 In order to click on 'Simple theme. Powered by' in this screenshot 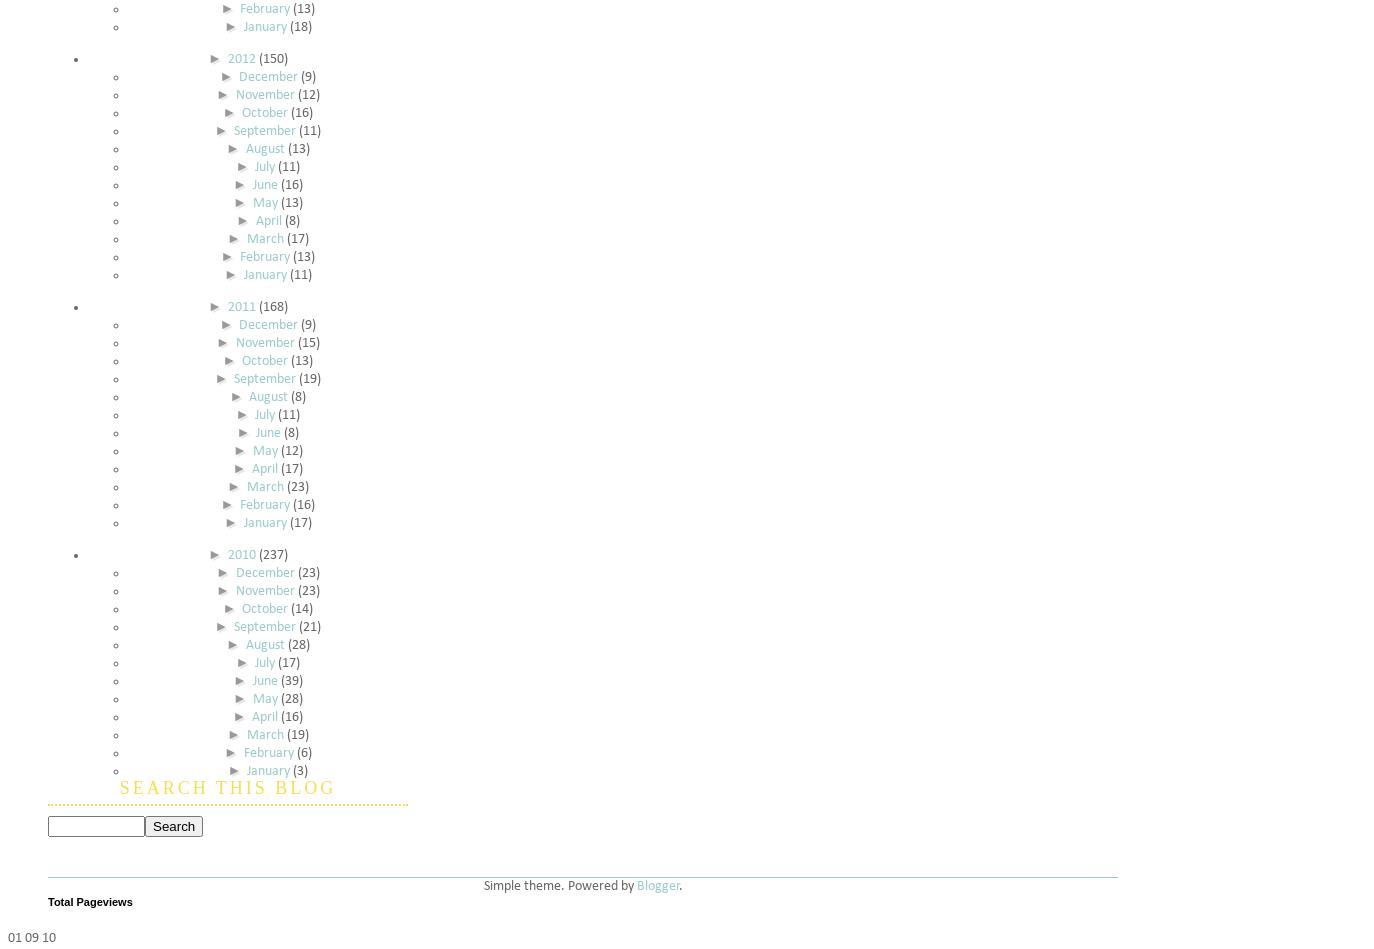, I will do `click(559, 885)`.